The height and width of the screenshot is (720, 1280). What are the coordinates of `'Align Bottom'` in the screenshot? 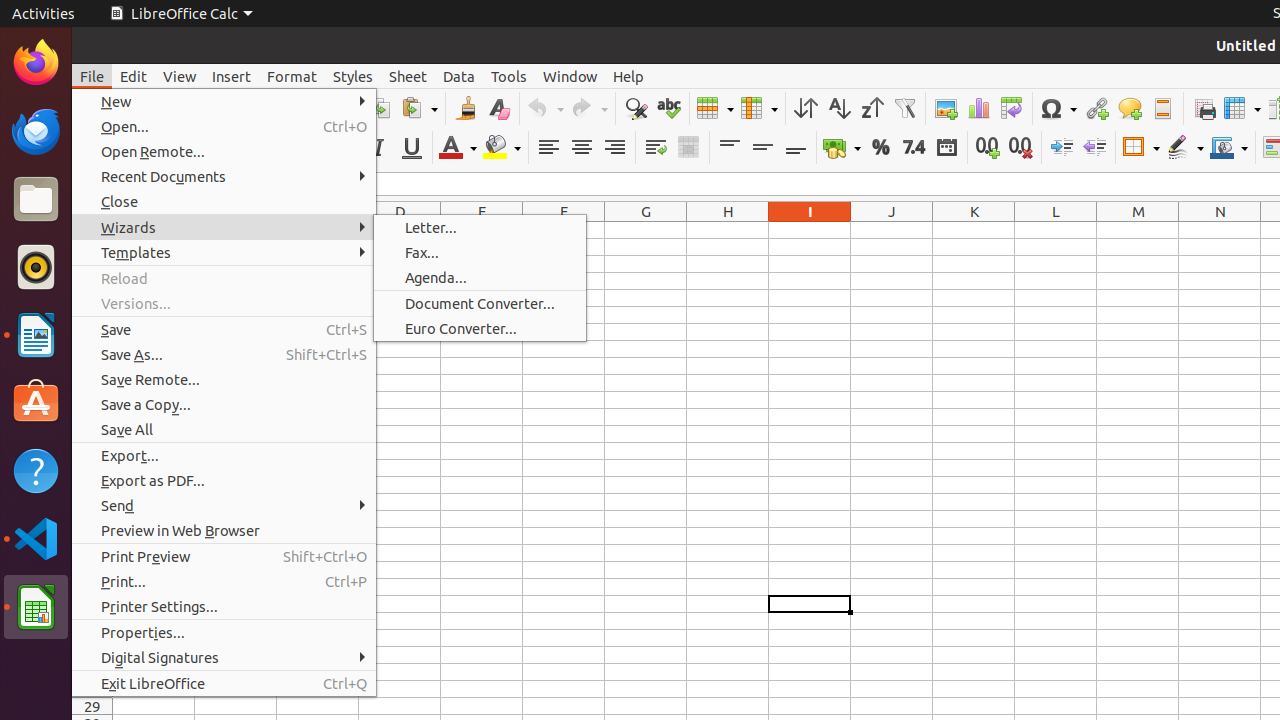 It's located at (794, 146).